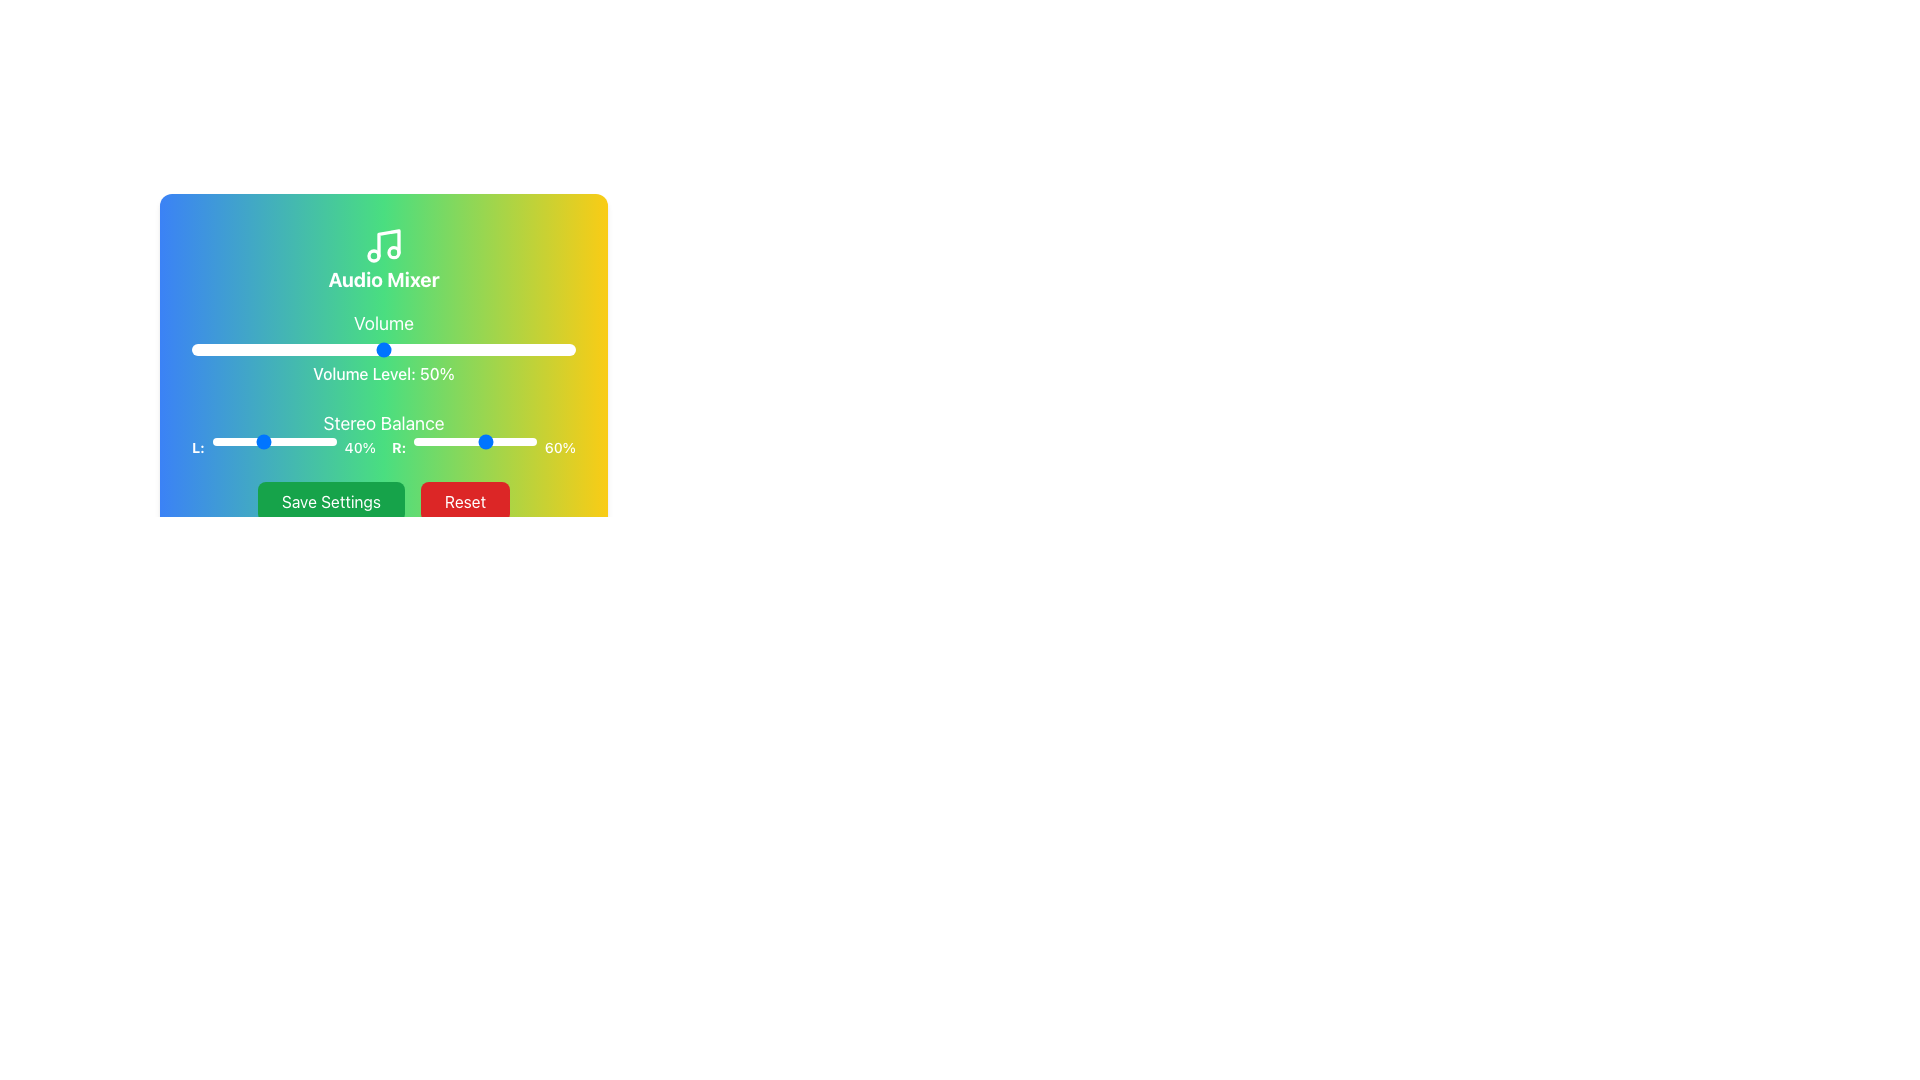 The width and height of the screenshot is (1920, 1080). I want to click on the R value, so click(498, 441).